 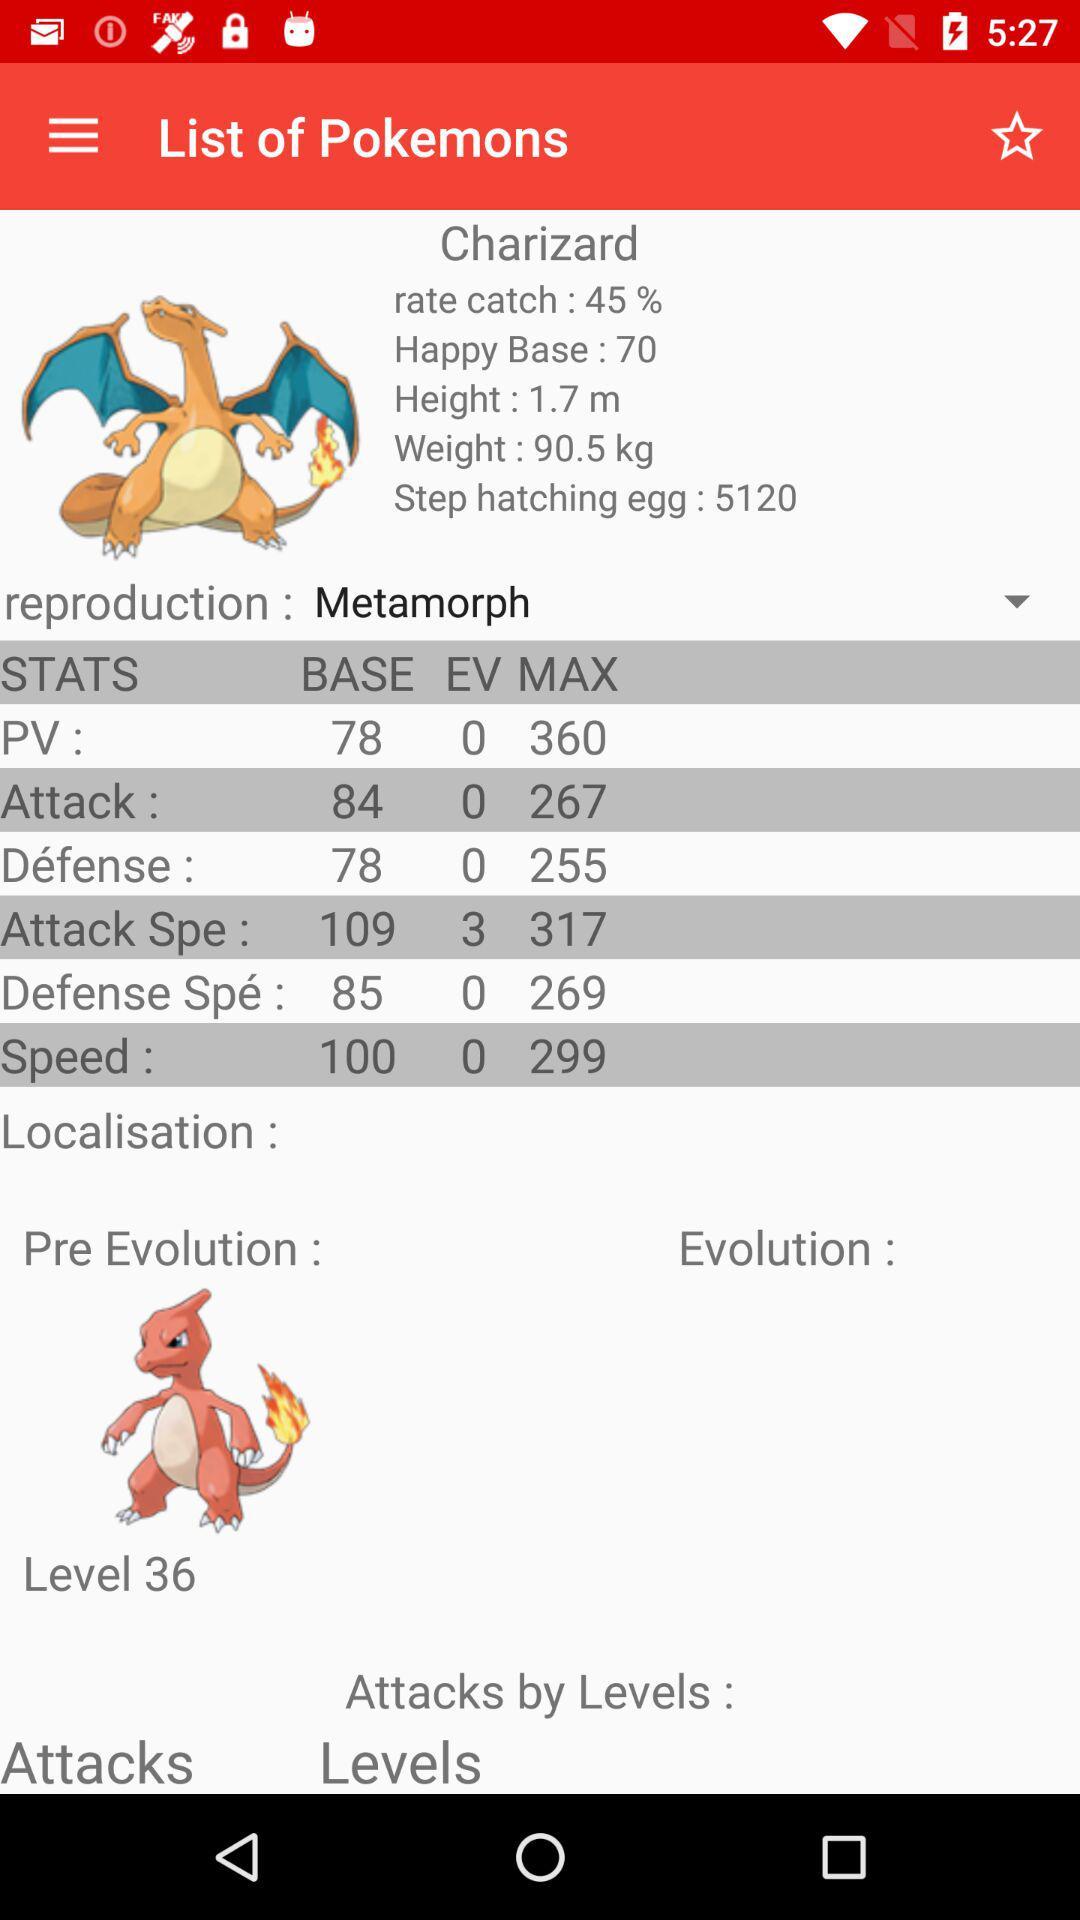 I want to click on content picture, so click(x=205, y=1408).